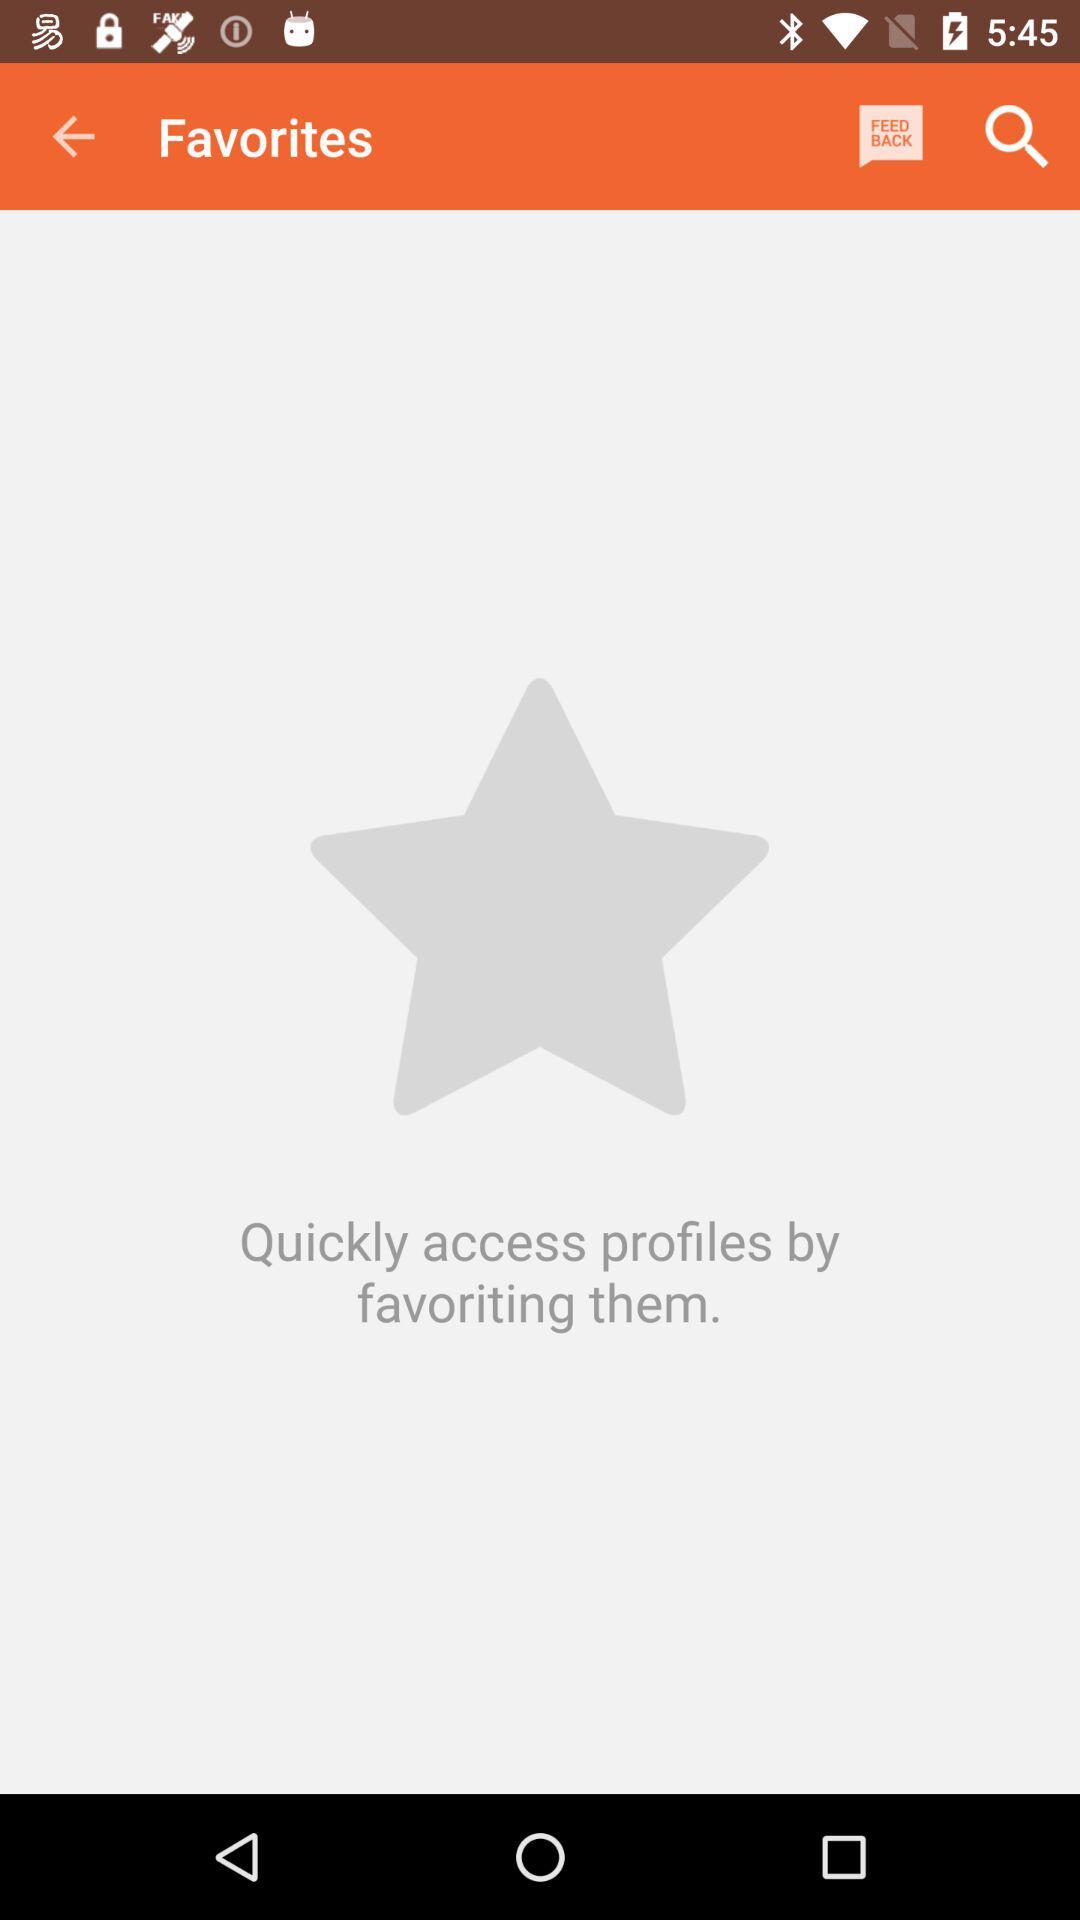 The height and width of the screenshot is (1920, 1080). Describe the element at coordinates (72, 135) in the screenshot. I see `app to the left of favorites item` at that location.